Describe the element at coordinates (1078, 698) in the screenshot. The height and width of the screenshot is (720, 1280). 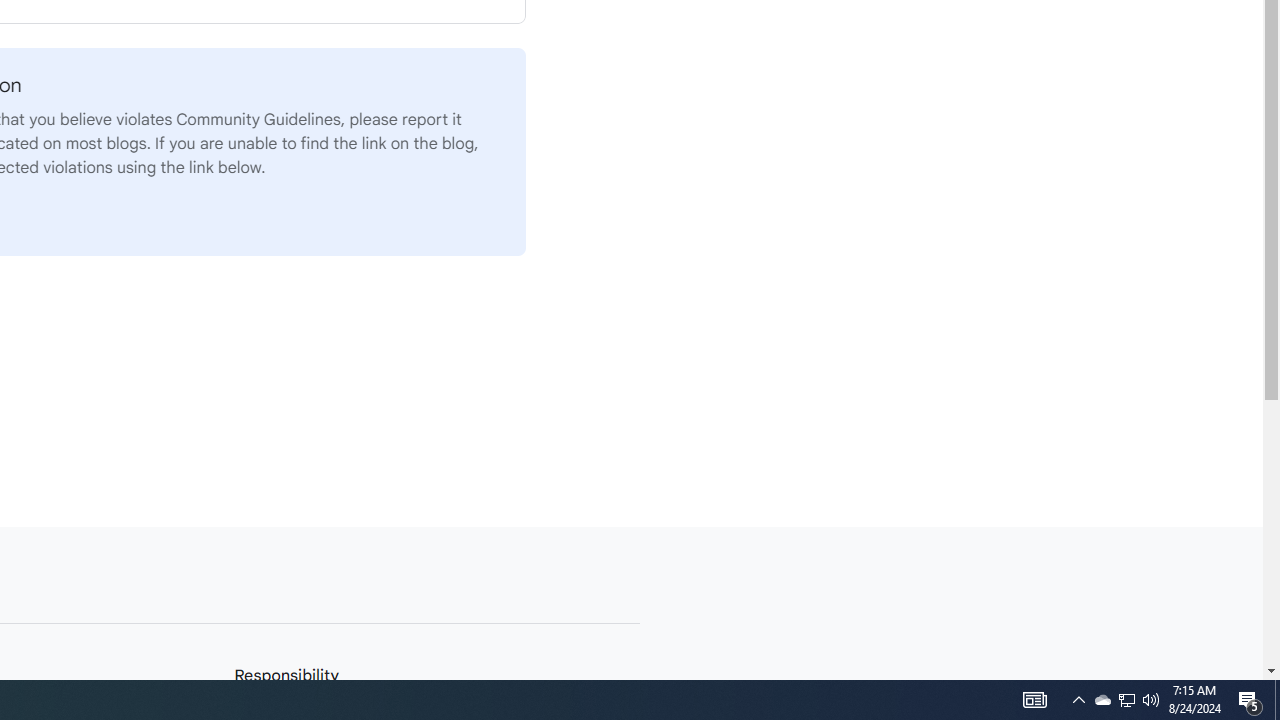
I see `'Notification Chevron'` at that location.